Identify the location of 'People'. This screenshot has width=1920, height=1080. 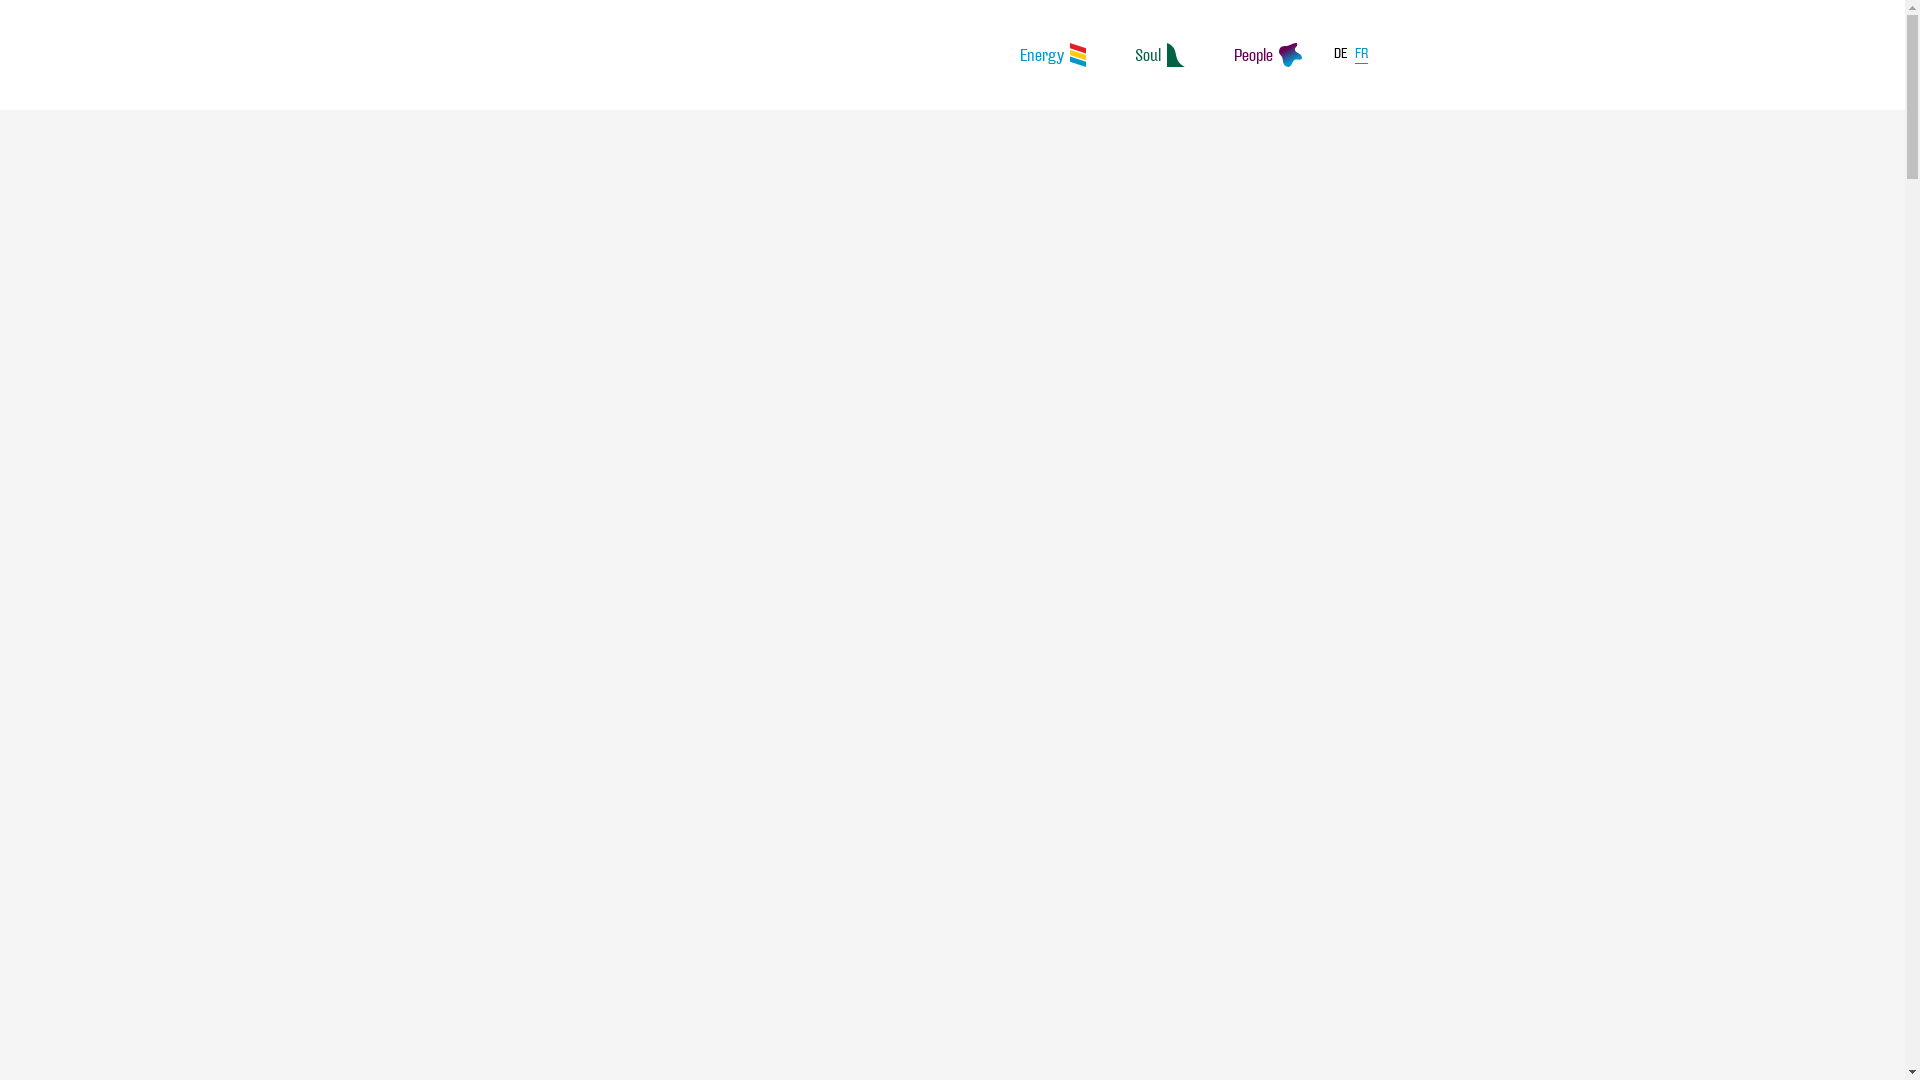
(1266, 53).